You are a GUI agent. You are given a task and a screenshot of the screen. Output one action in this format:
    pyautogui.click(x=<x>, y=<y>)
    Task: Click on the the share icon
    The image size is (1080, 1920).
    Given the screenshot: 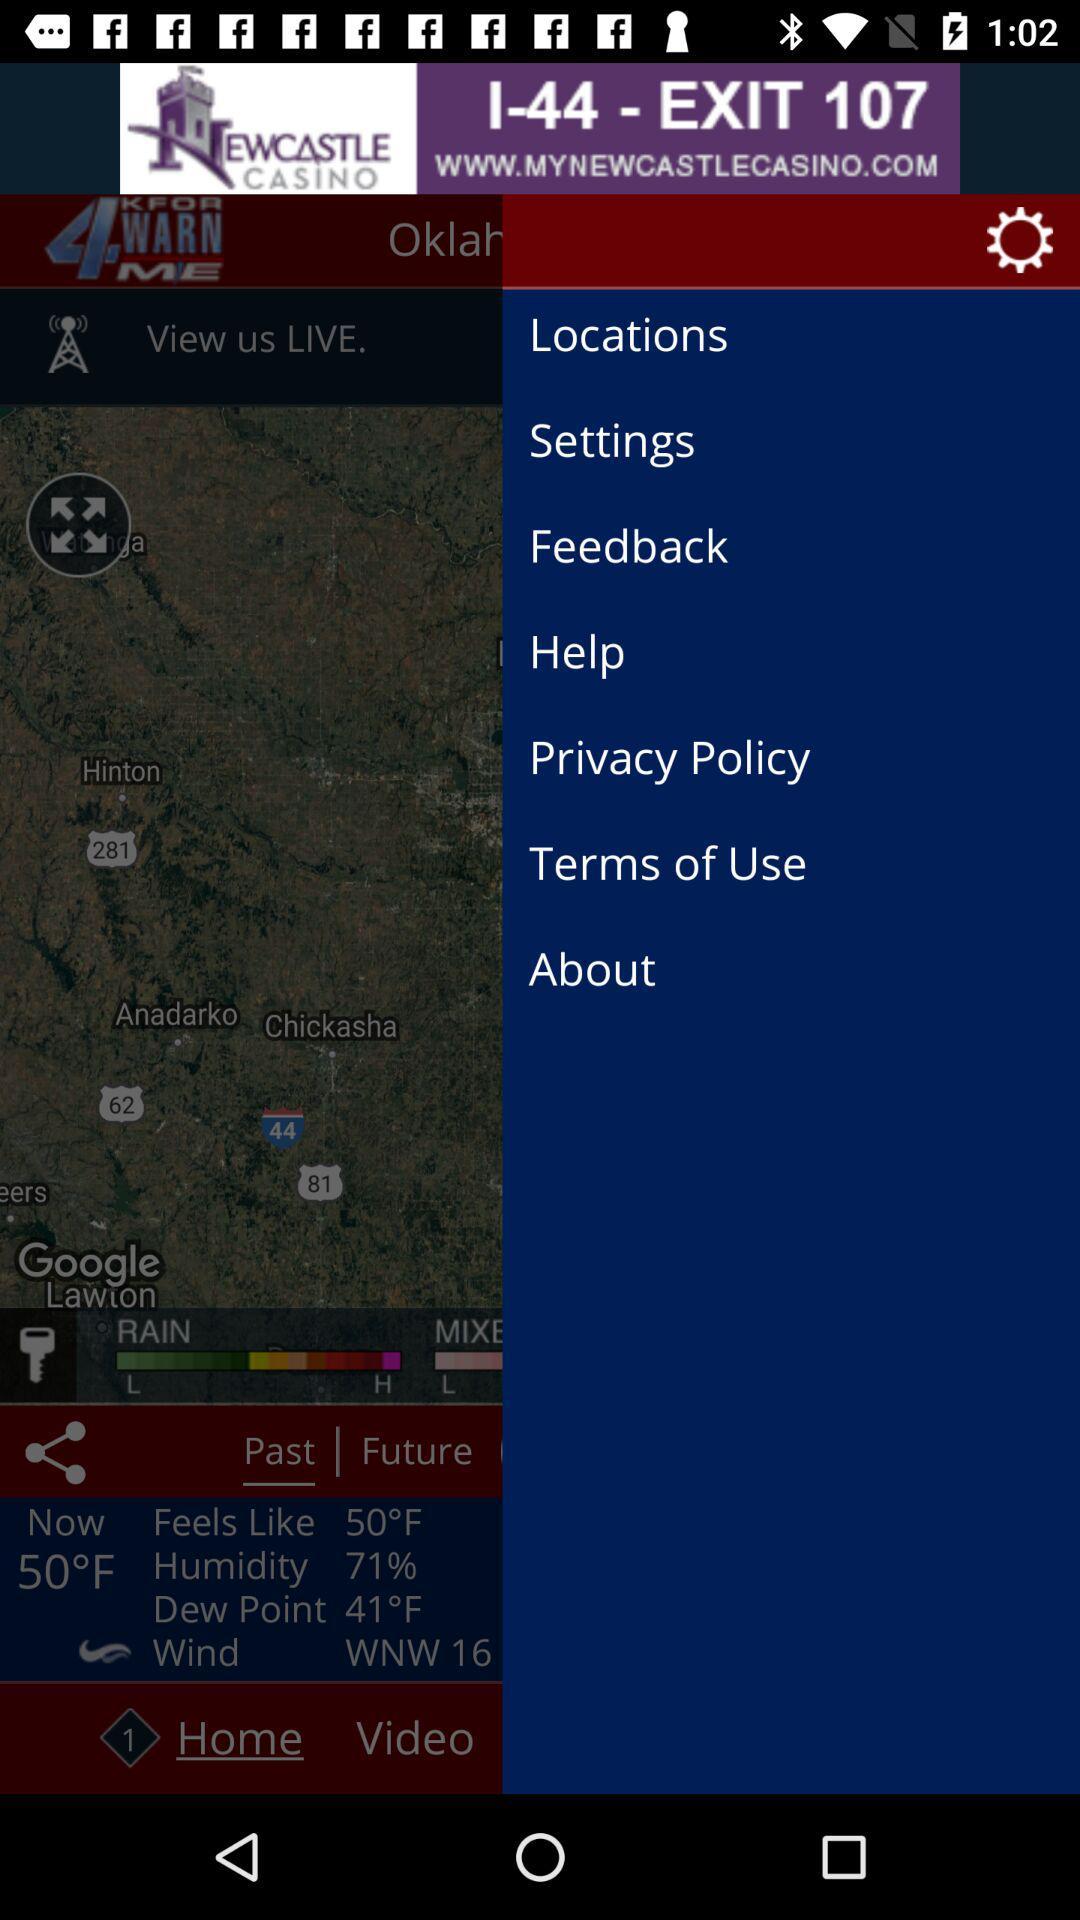 What is the action you would take?
    pyautogui.click(x=58, y=1451)
    